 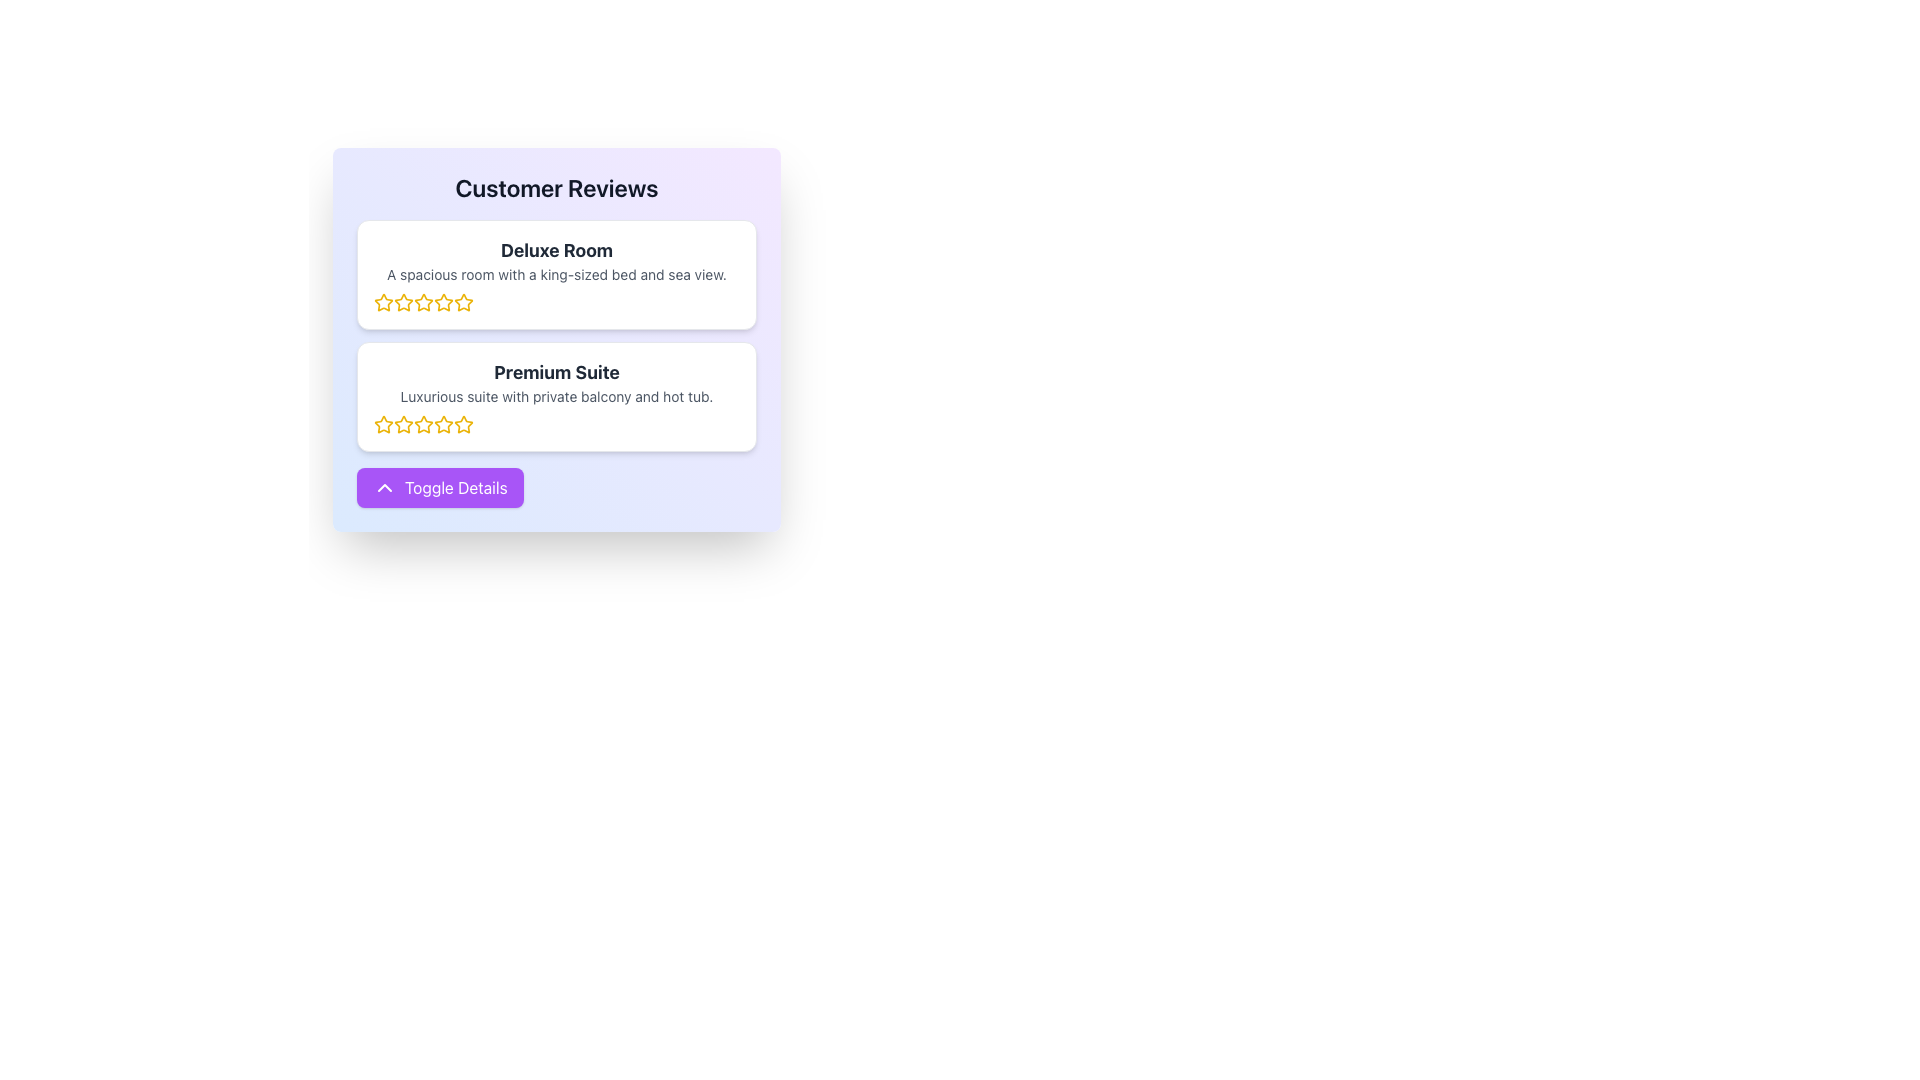 What do you see at coordinates (443, 423) in the screenshot?
I see `the fourth yellow star icon for rating in the 'Premium Suite' section of the rating system` at bounding box center [443, 423].